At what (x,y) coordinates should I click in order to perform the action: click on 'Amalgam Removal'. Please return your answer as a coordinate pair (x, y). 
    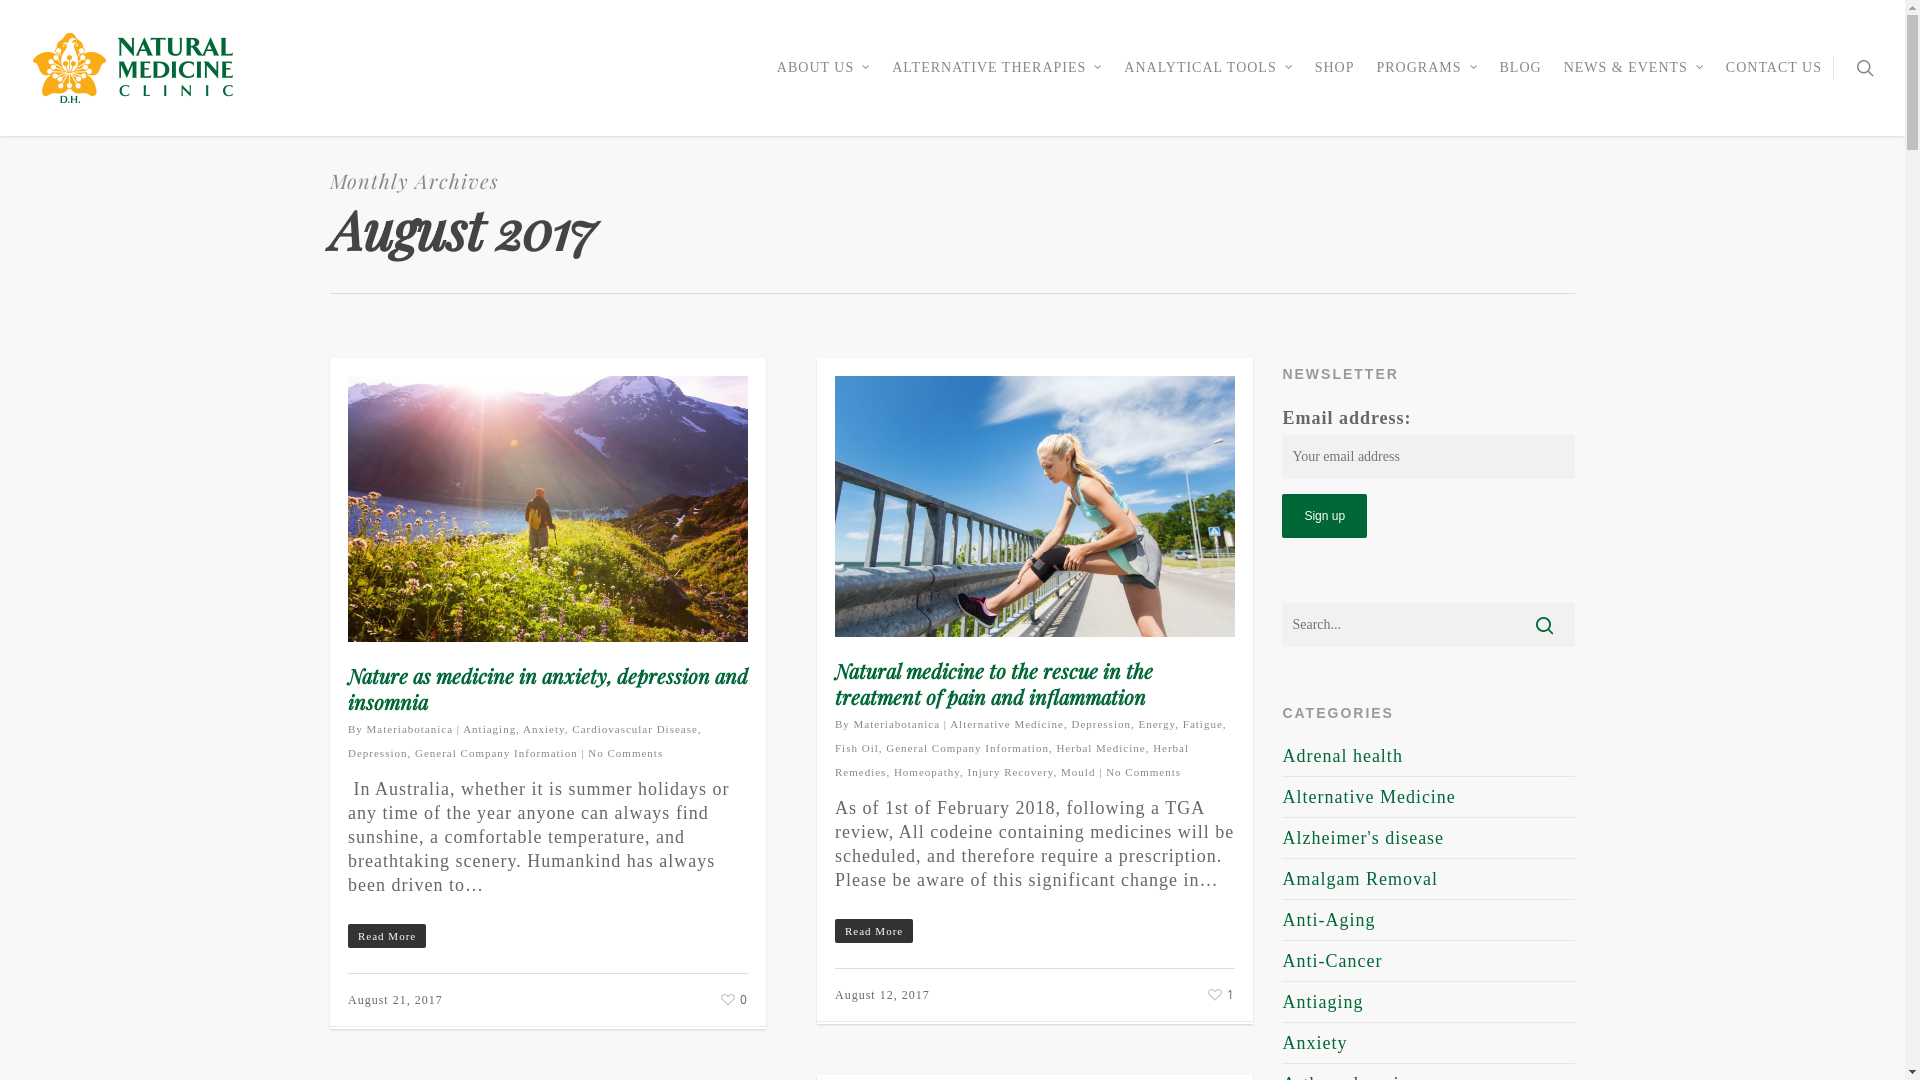
    Looking at the image, I should click on (1427, 878).